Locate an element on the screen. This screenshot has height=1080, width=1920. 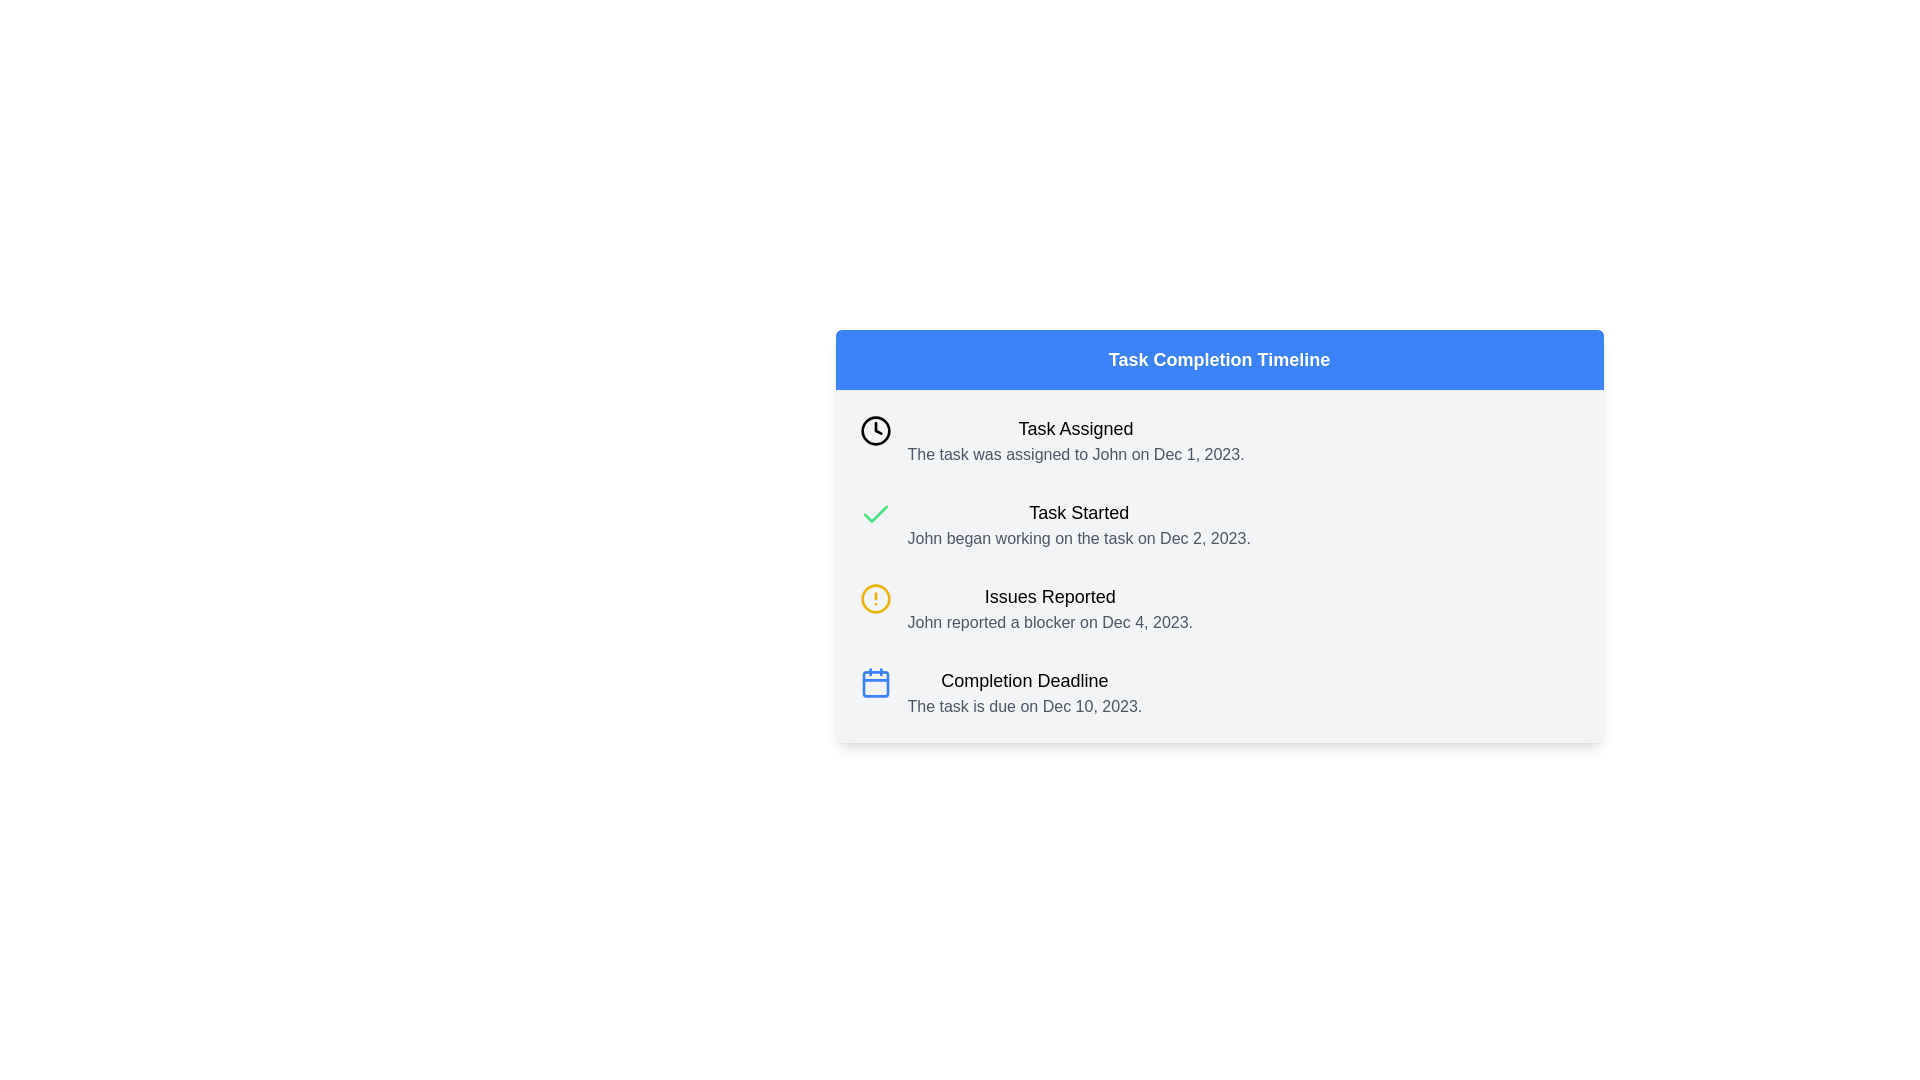
the yellow circular outline icon with an exclamation mark located beside the text 'Issues Reported' in the third row of the 'Task Completion Timeline' is located at coordinates (875, 597).